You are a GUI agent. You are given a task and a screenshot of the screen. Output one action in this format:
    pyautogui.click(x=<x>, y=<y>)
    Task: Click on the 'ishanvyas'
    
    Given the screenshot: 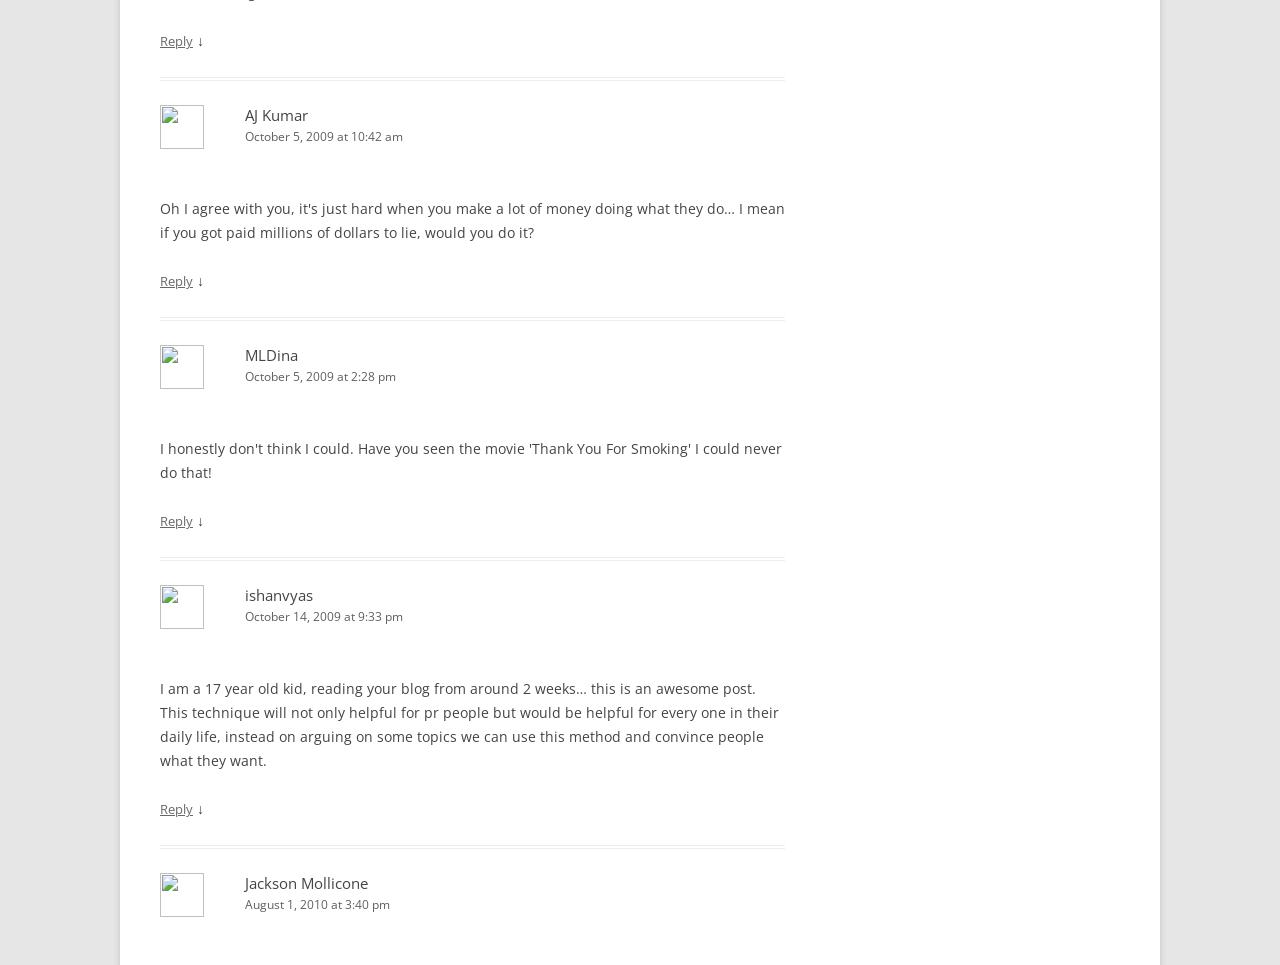 What is the action you would take?
    pyautogui.click(x=278, y=594)
    